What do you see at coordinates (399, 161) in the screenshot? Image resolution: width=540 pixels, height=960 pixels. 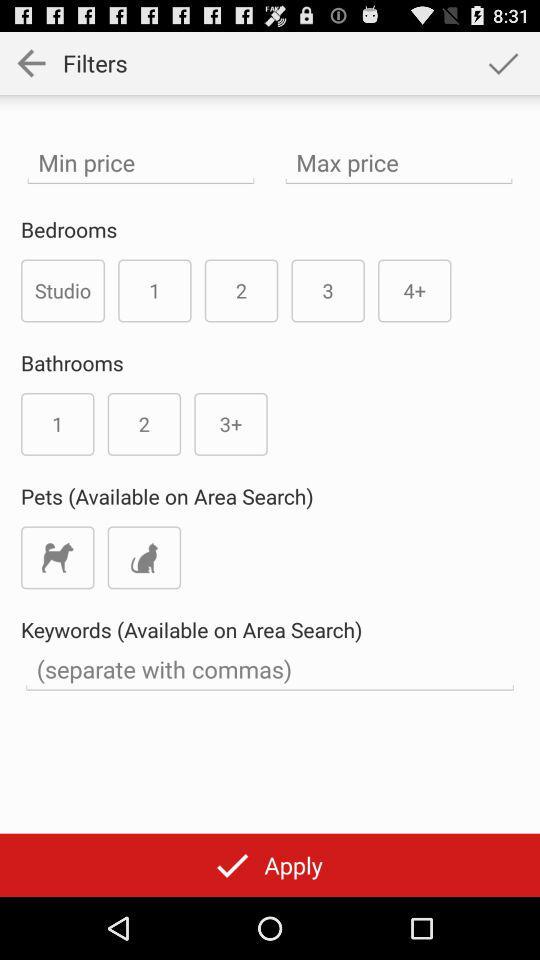 I see `max price` at bounding box center [399, 161].